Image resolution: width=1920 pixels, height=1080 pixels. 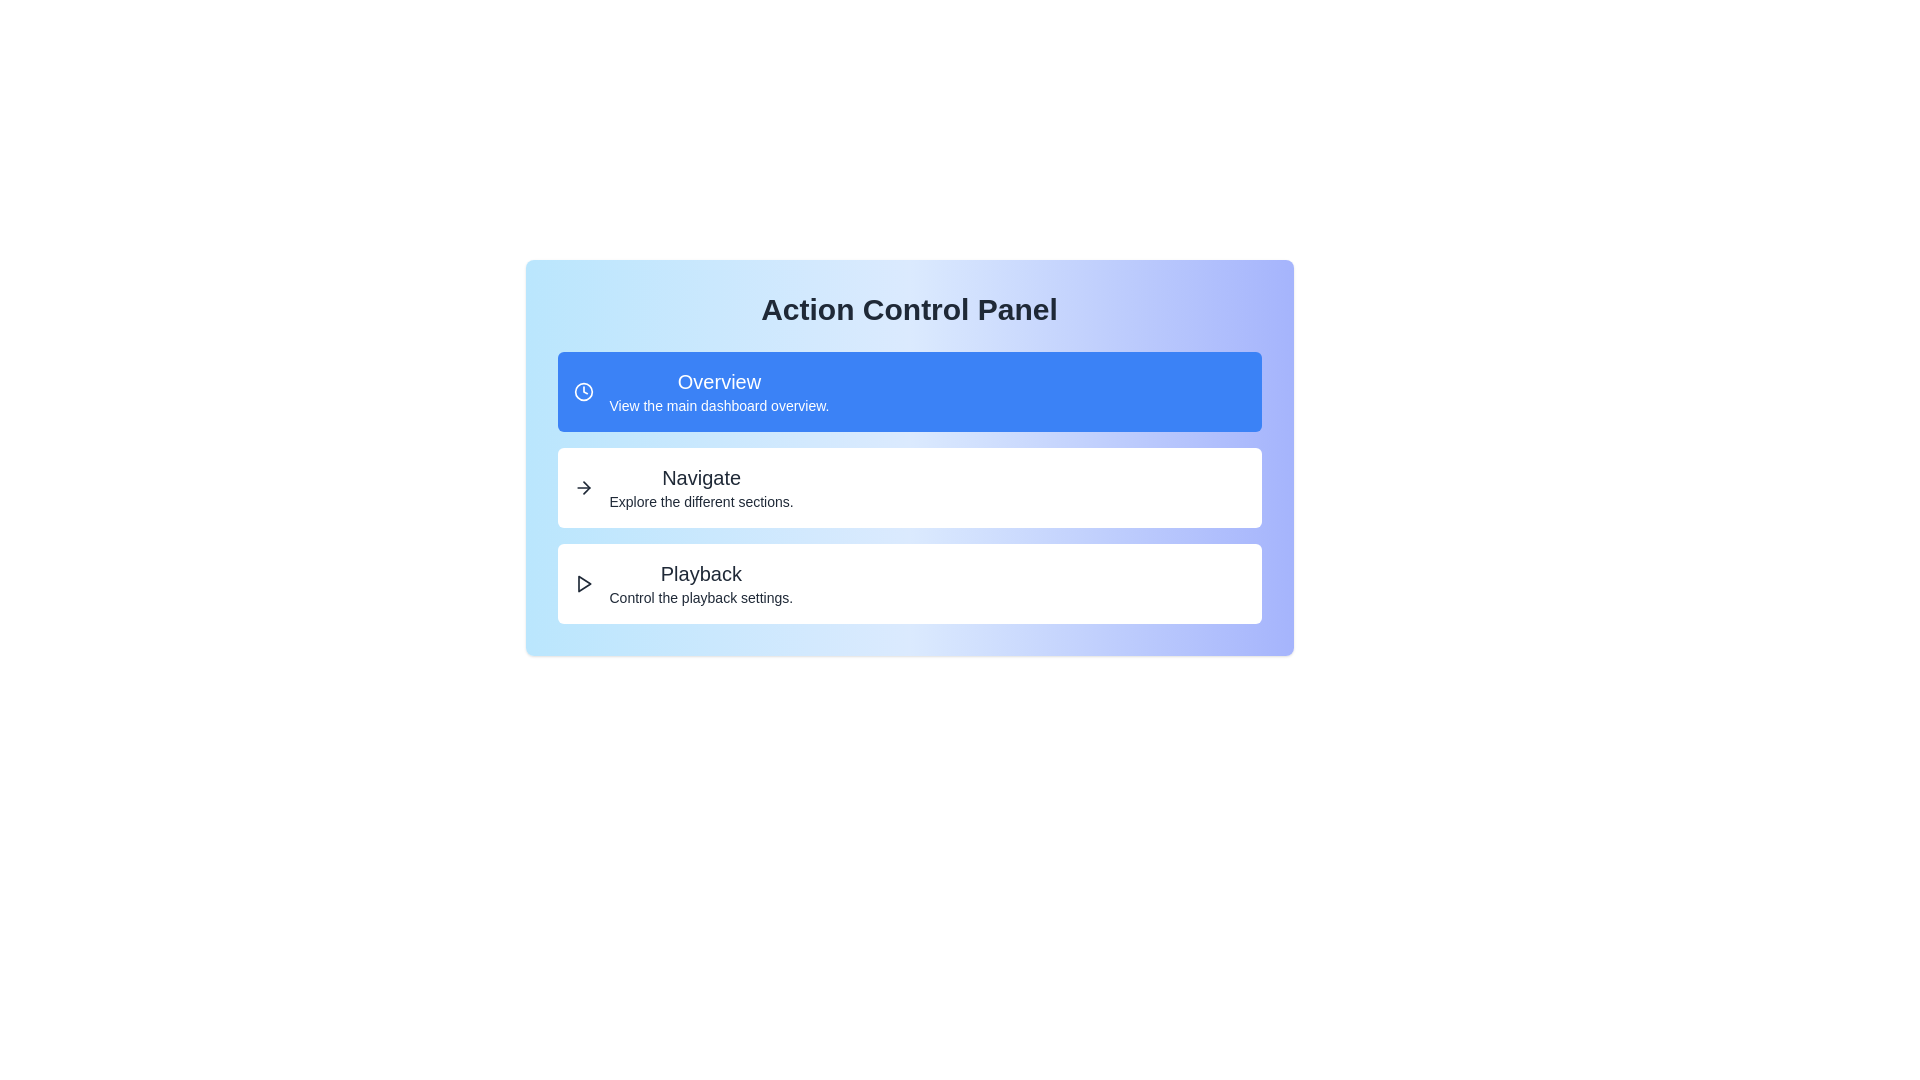 What do you see at coordinates (582, 583) in the screenshot?
I see `the triangular play-shaped icon with a thin border next to the text 'Playback' in the third section of the interface` at bounding box center [582, 583].